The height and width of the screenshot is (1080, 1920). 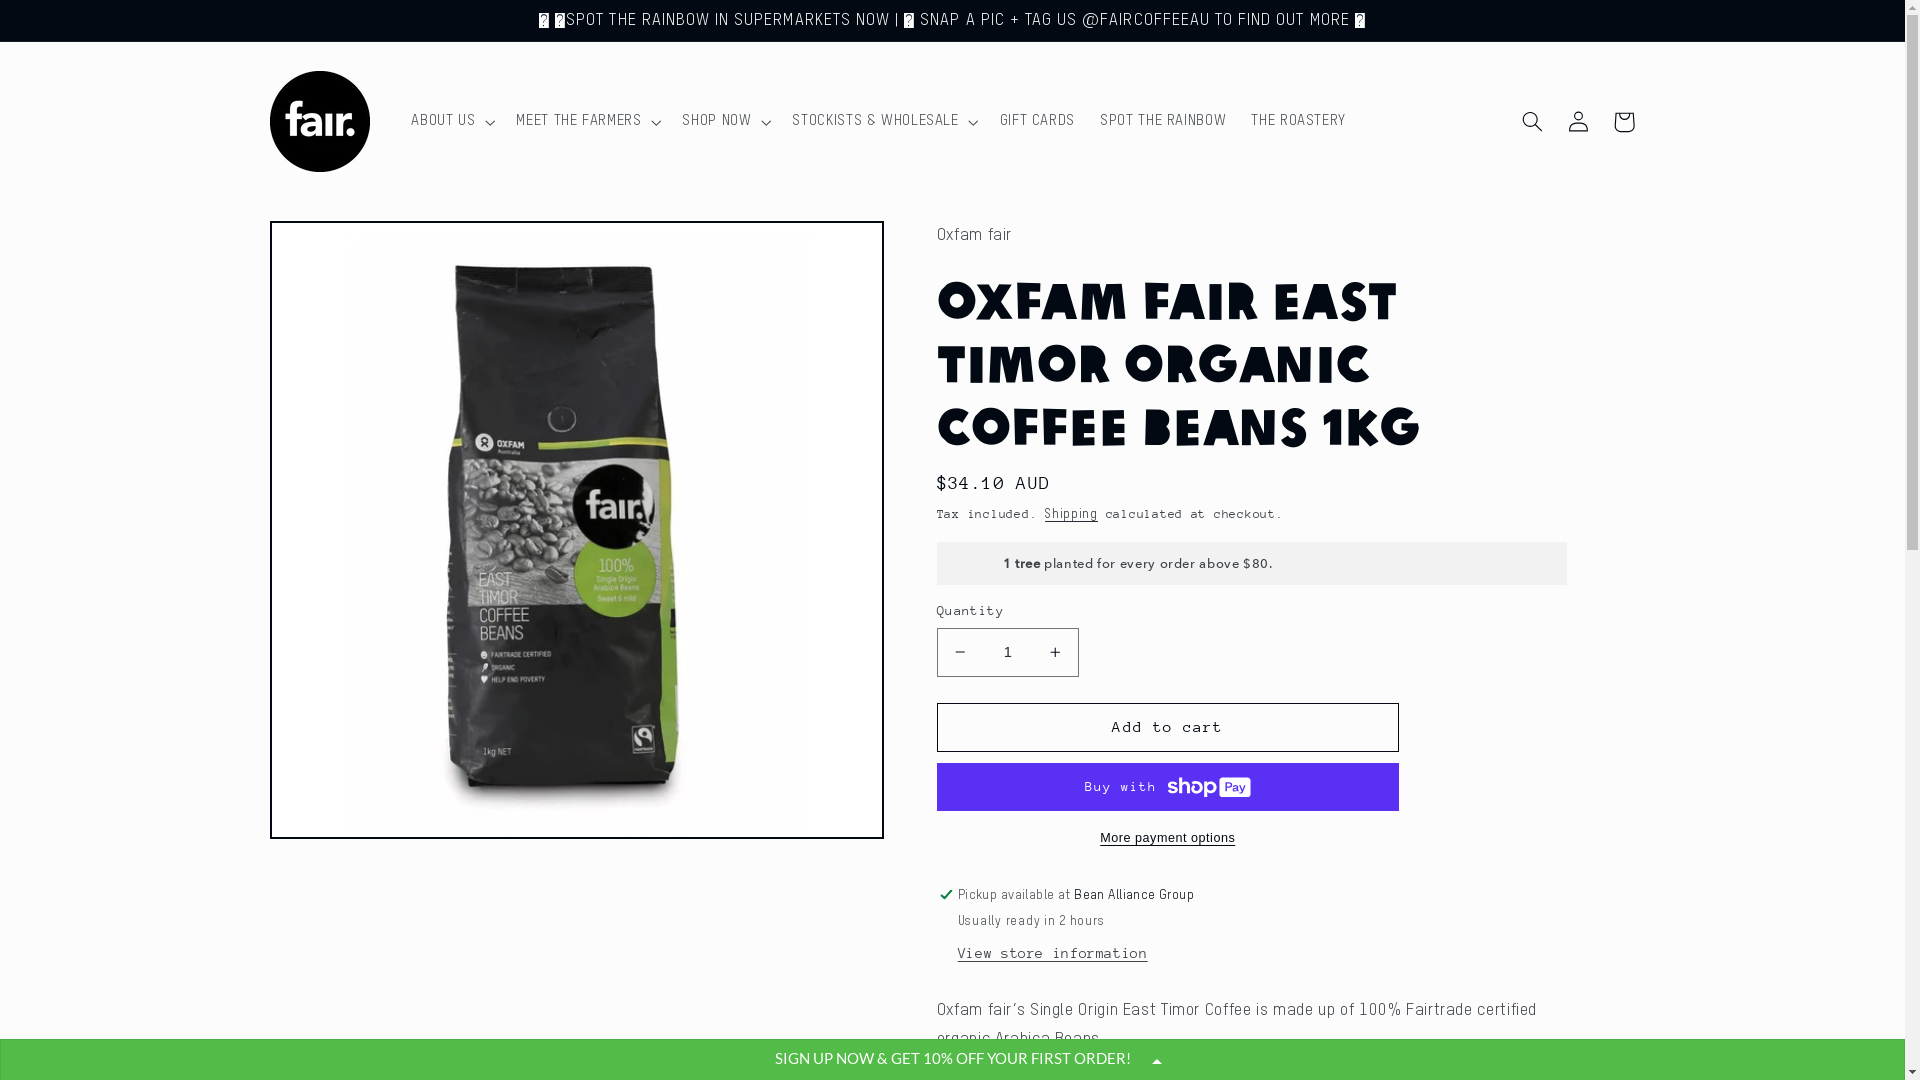 I want to click on 'Add to cart', so click(x=1167, y=727).